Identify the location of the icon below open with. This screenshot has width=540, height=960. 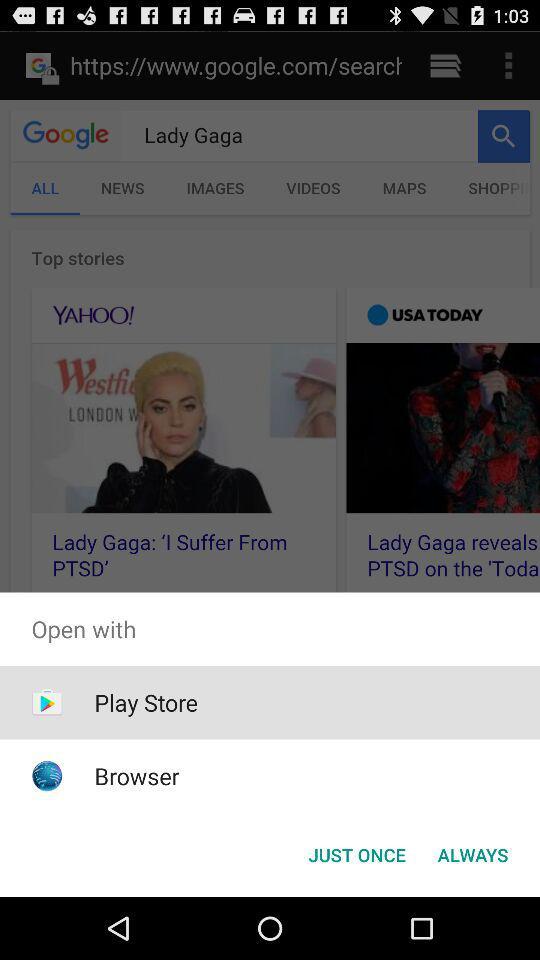
(145, 702).